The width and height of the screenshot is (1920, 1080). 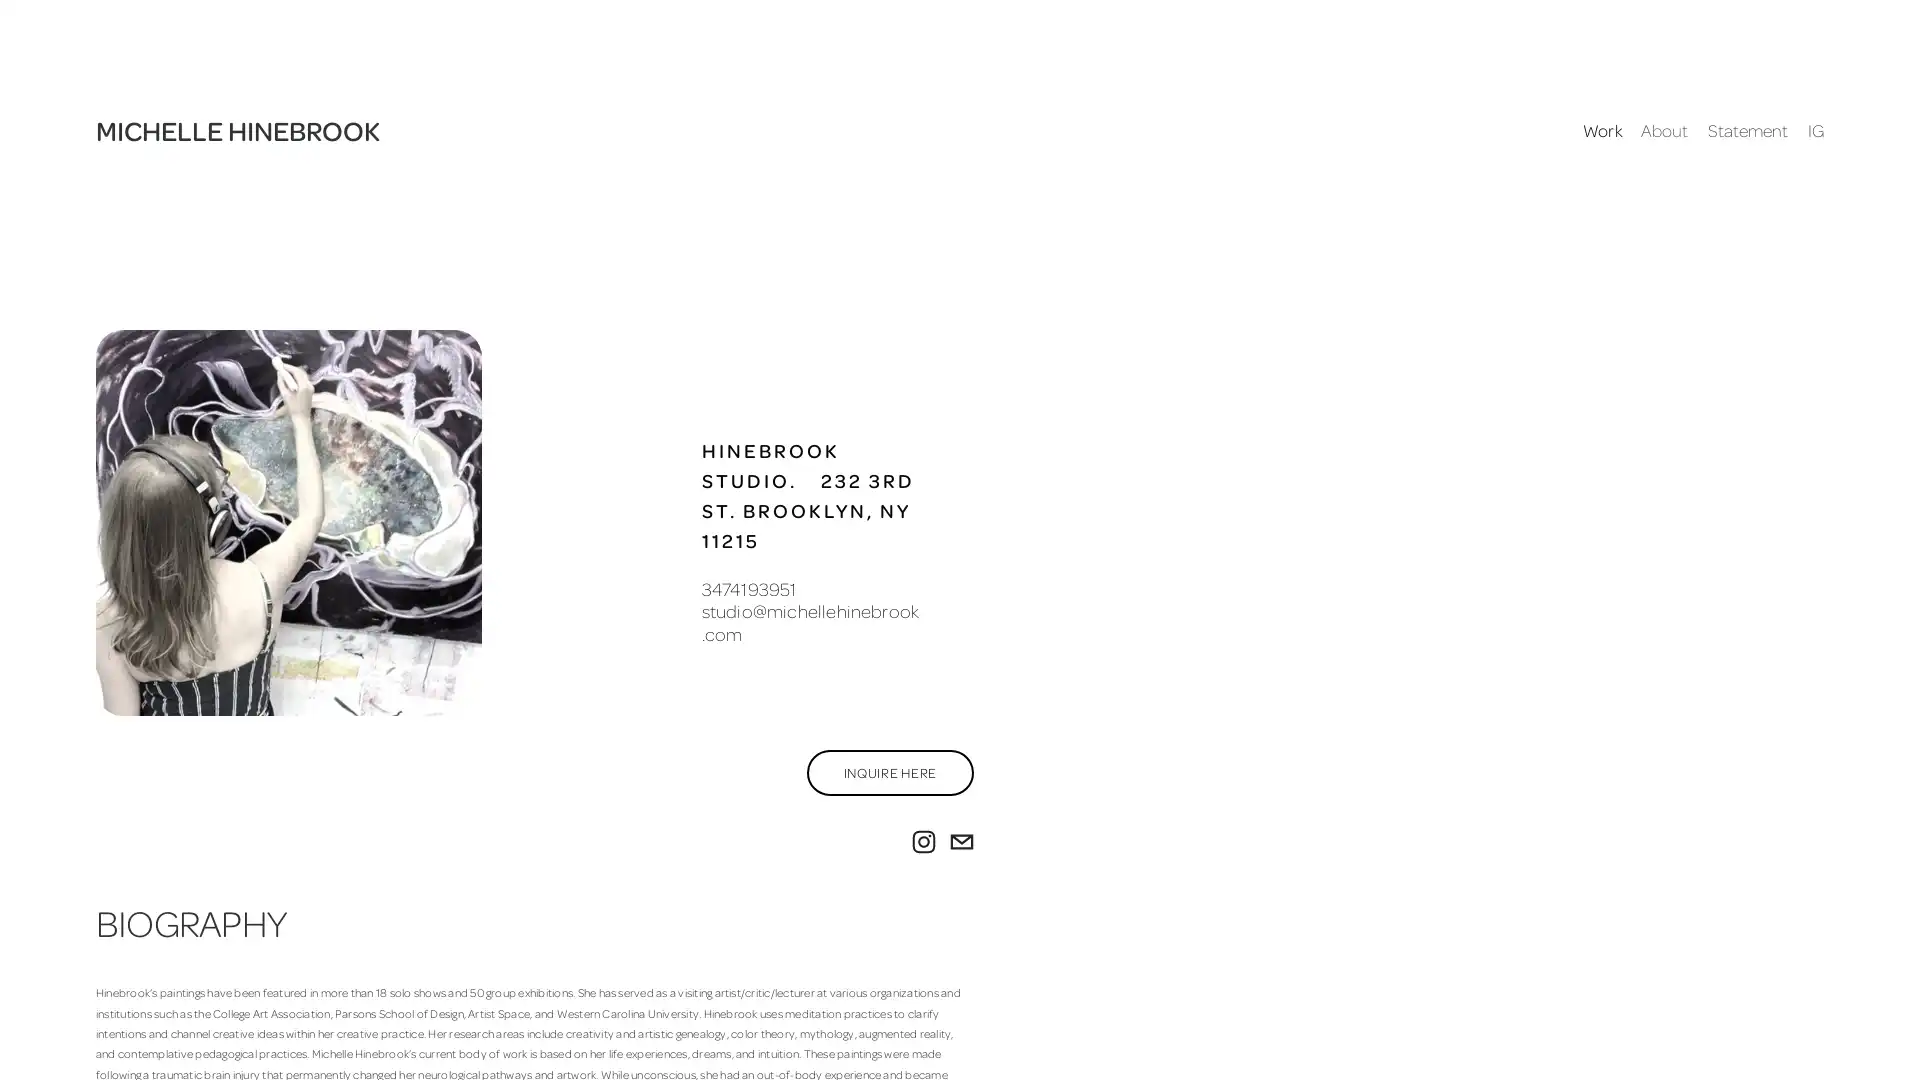 I want to click on INQUIRE HERE, so click(x=888, y=771).